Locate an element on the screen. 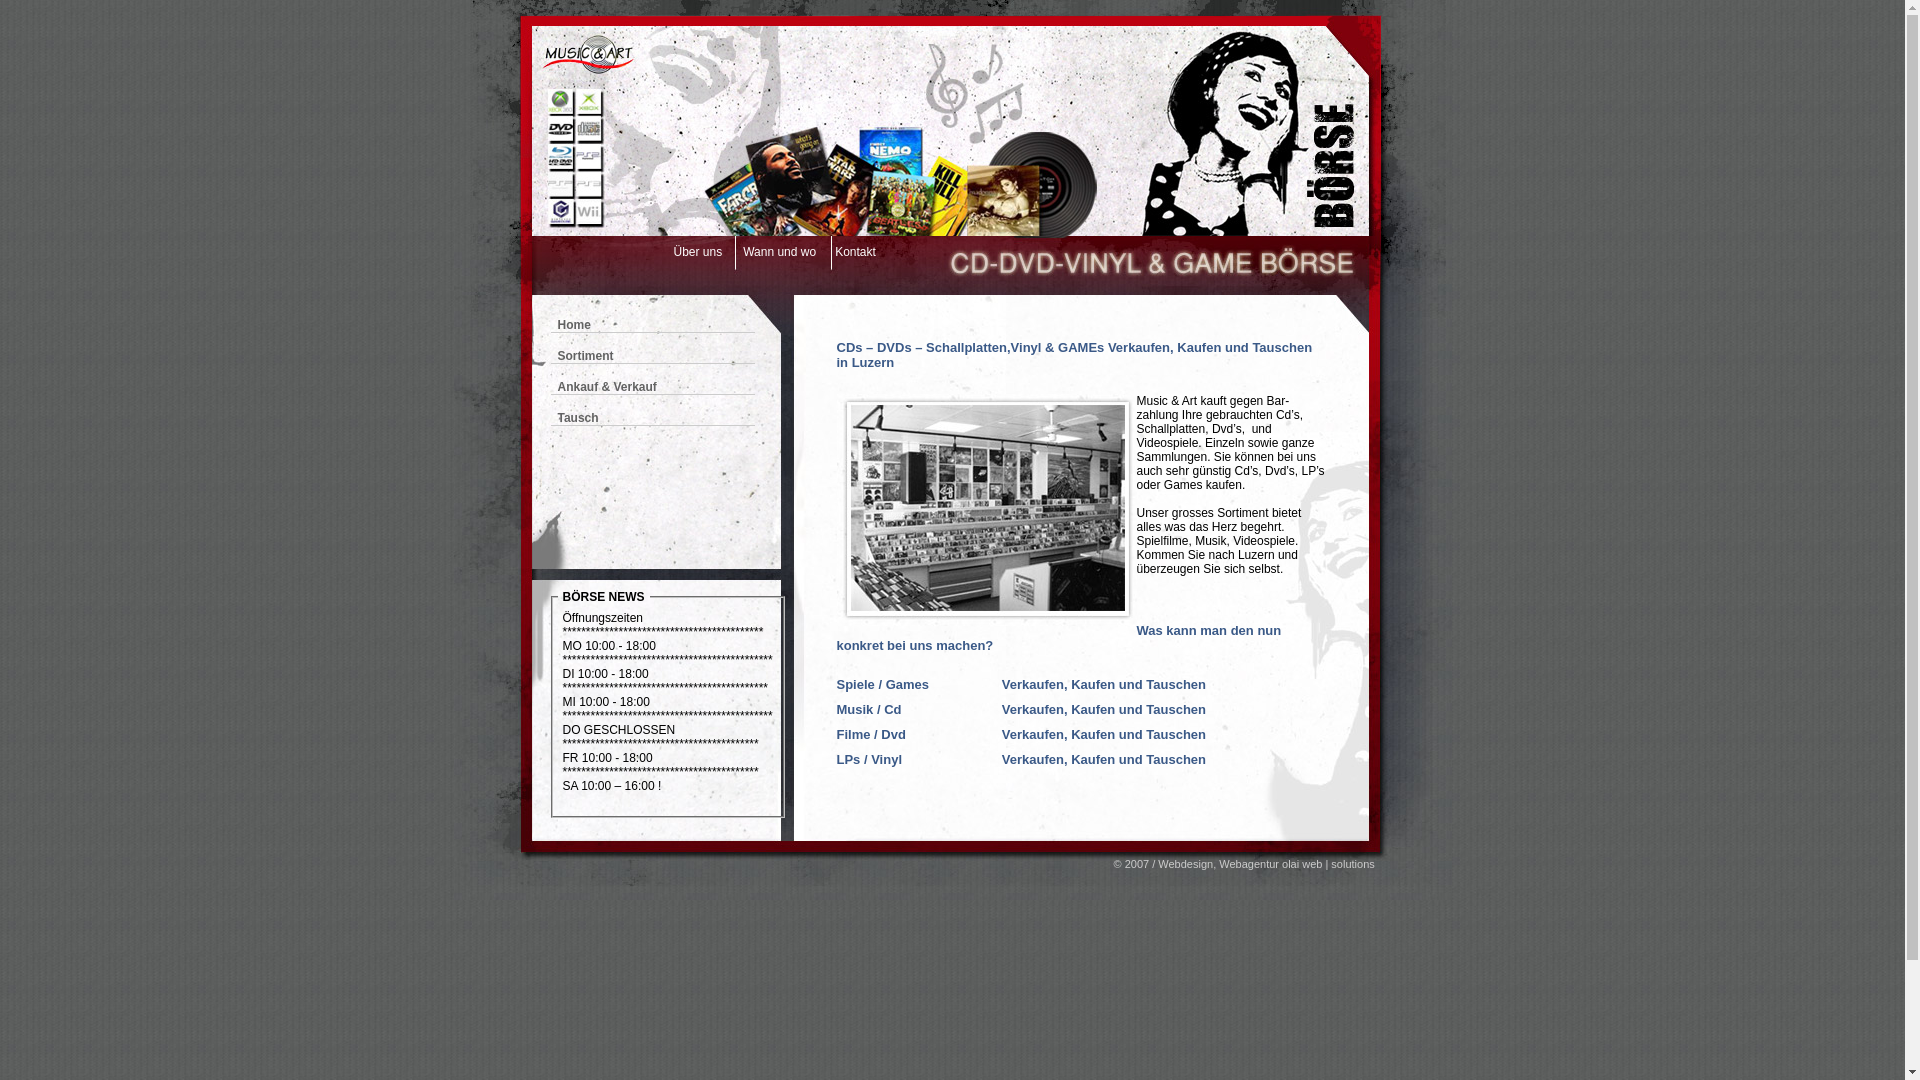  'Kontakt' is located at coordinates (855, 250).